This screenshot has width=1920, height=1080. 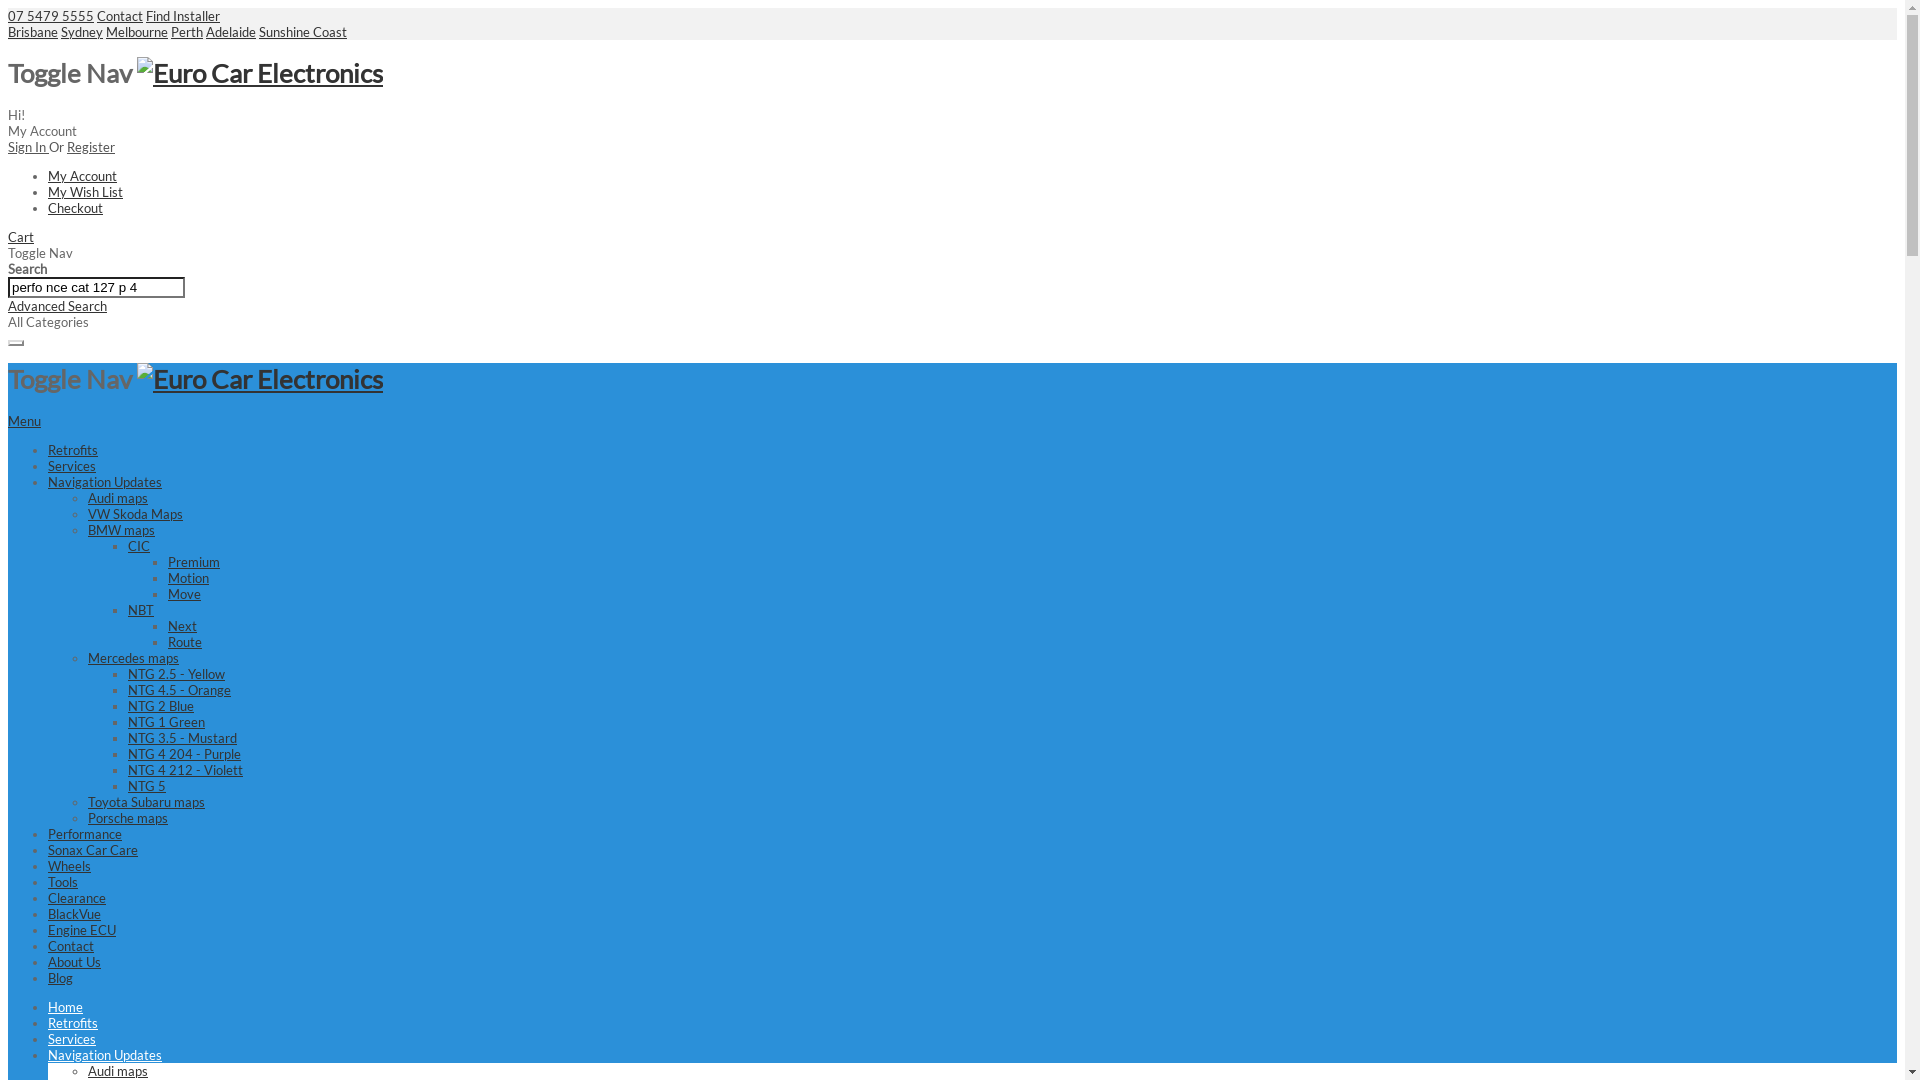 I want to click on 'About Us', so click(x=74, y=960).